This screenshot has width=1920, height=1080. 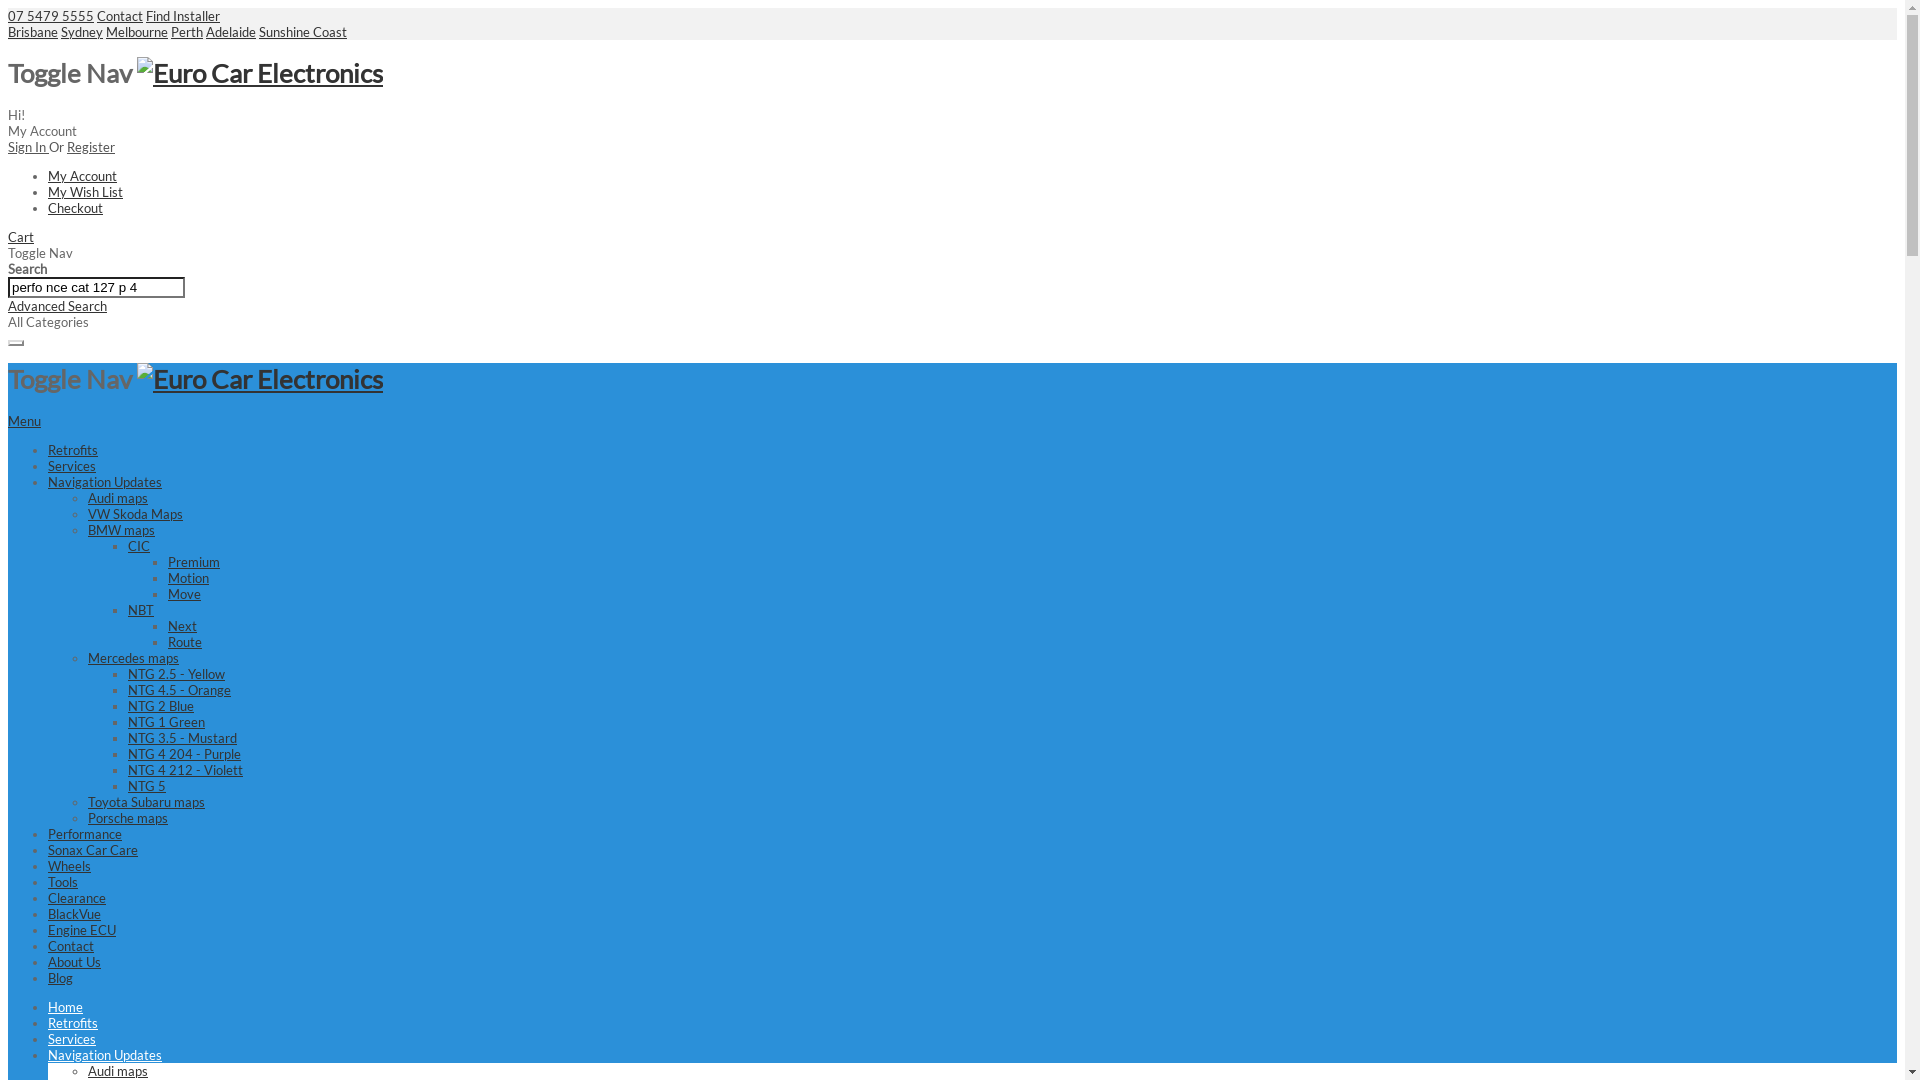 I want to click on 'About Us', so click(x=74, y=960).